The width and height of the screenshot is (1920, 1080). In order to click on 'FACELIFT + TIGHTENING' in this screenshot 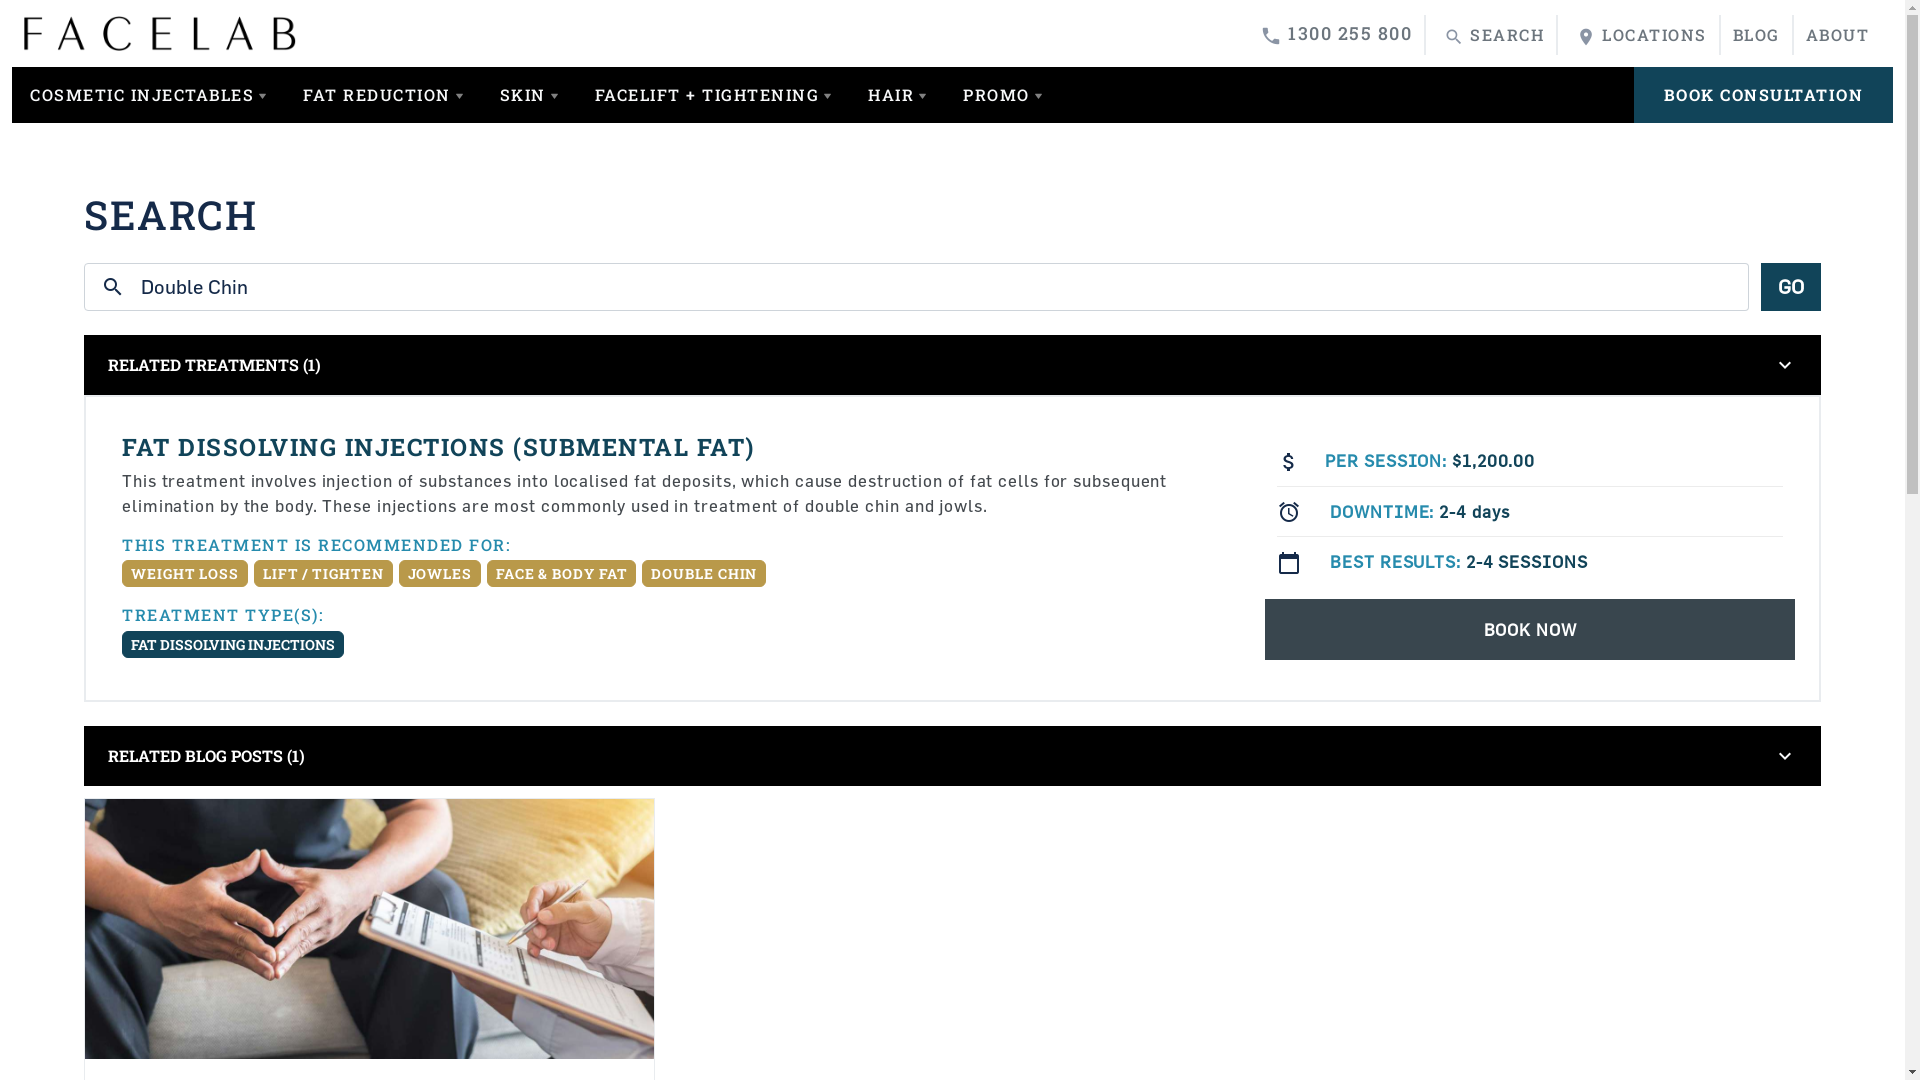, I will do `click(575, 95)`.